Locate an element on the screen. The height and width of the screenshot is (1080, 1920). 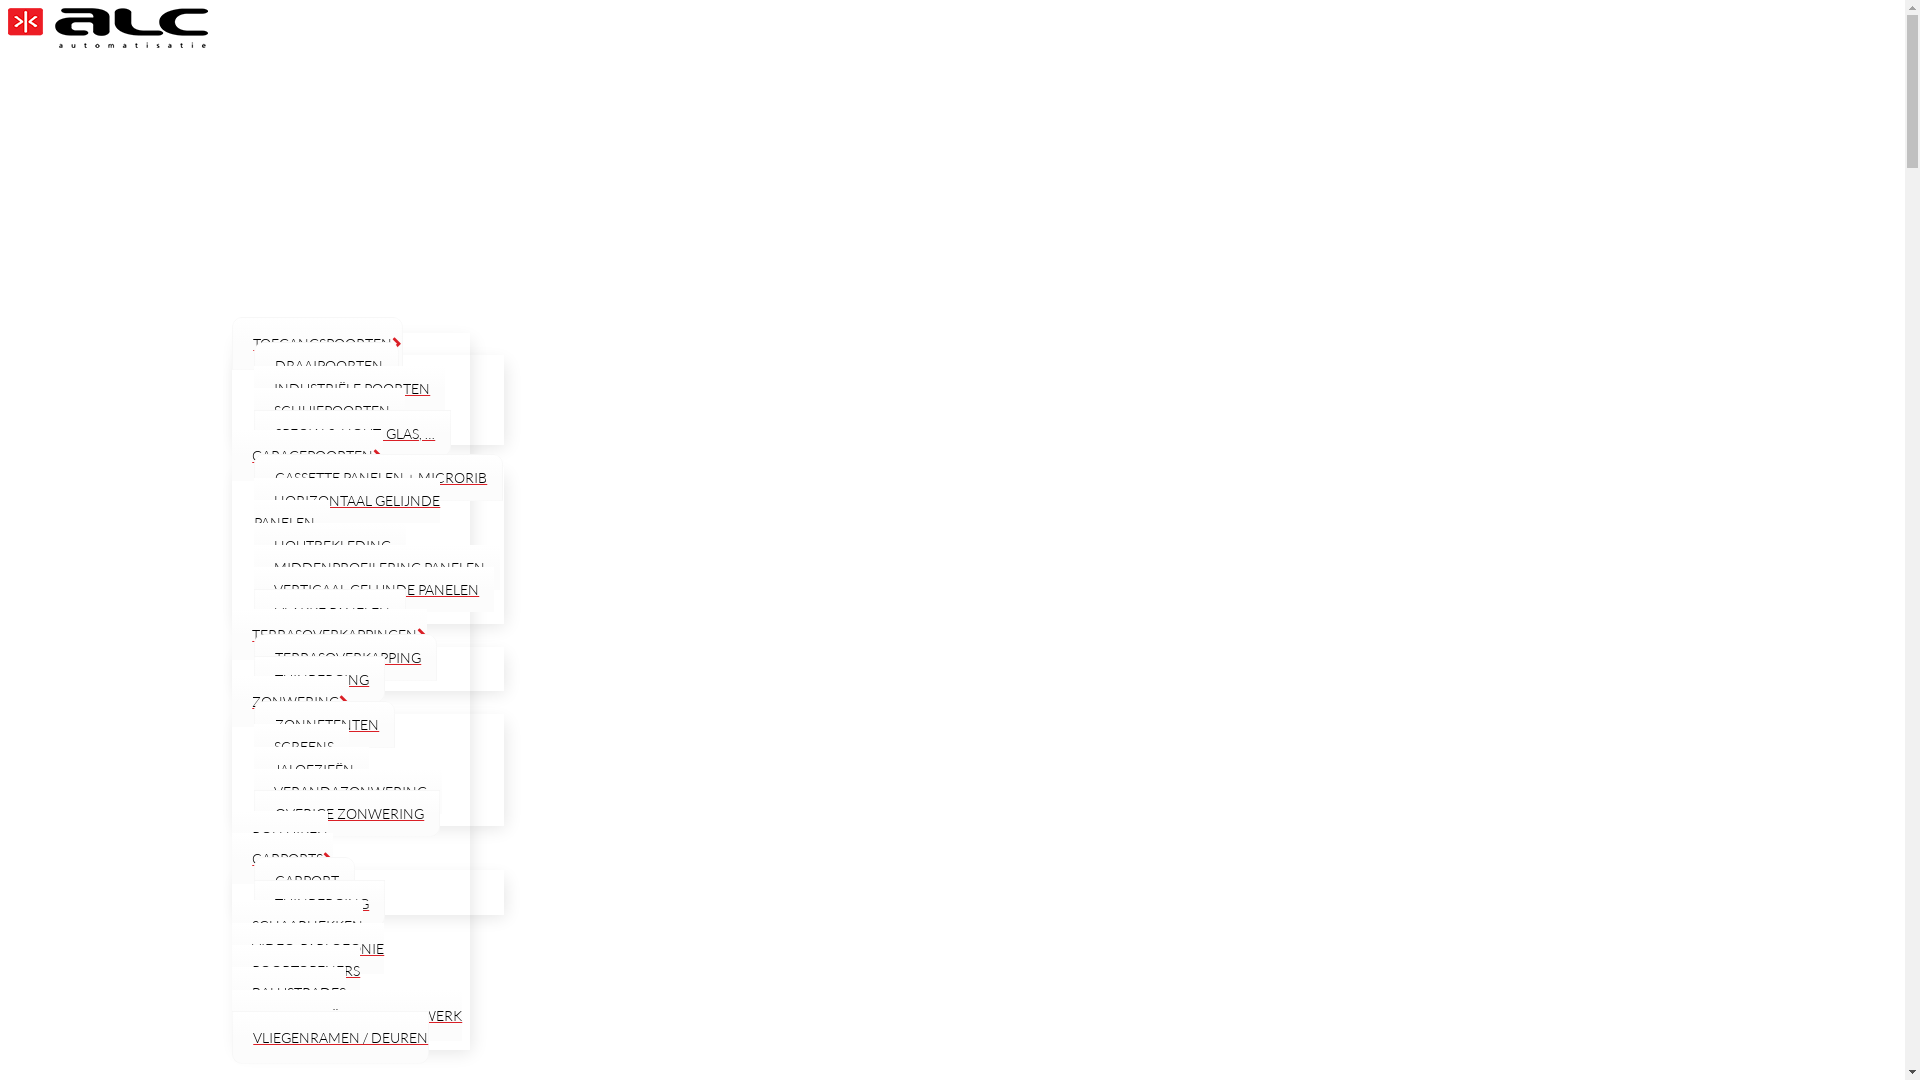
'CARPORTS' is located at coordinates (281, 857).